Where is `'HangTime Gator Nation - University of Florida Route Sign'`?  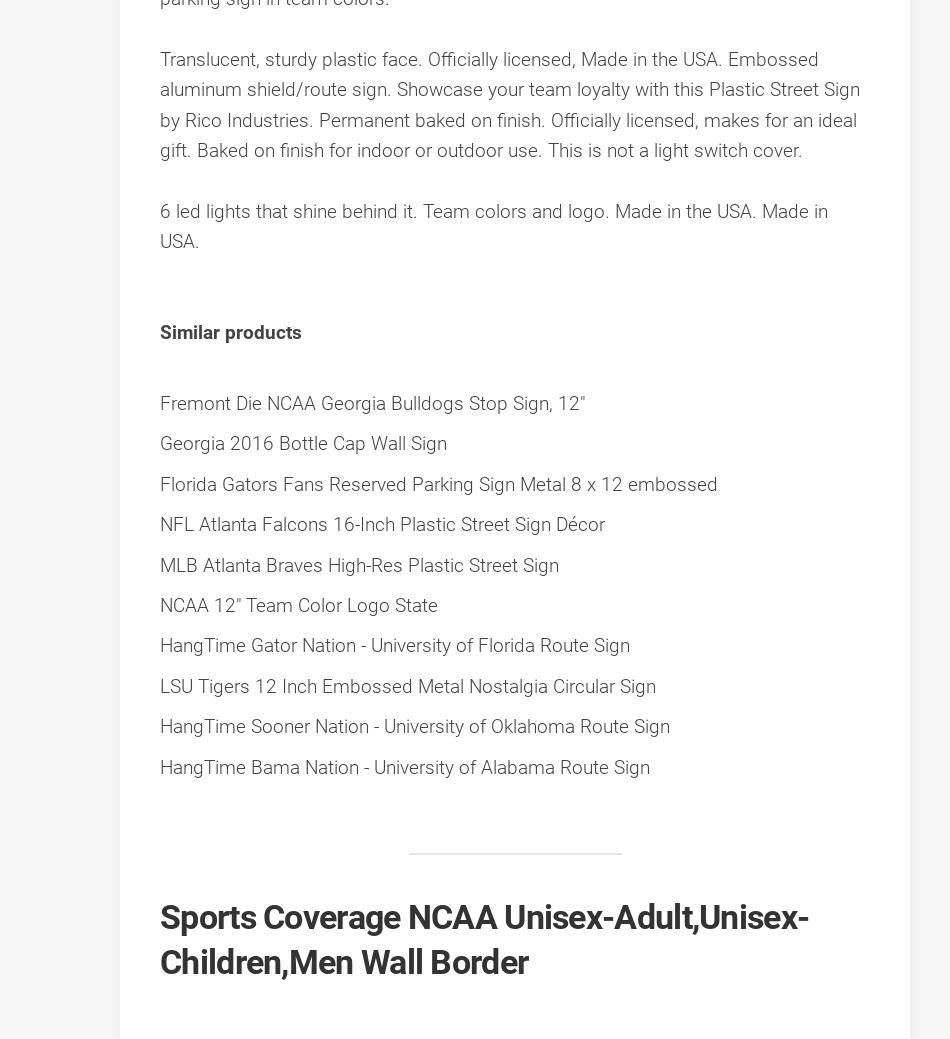 'HangTime Gator Nation - University of Florida Route Sign' is located at coordinates (394, 645).